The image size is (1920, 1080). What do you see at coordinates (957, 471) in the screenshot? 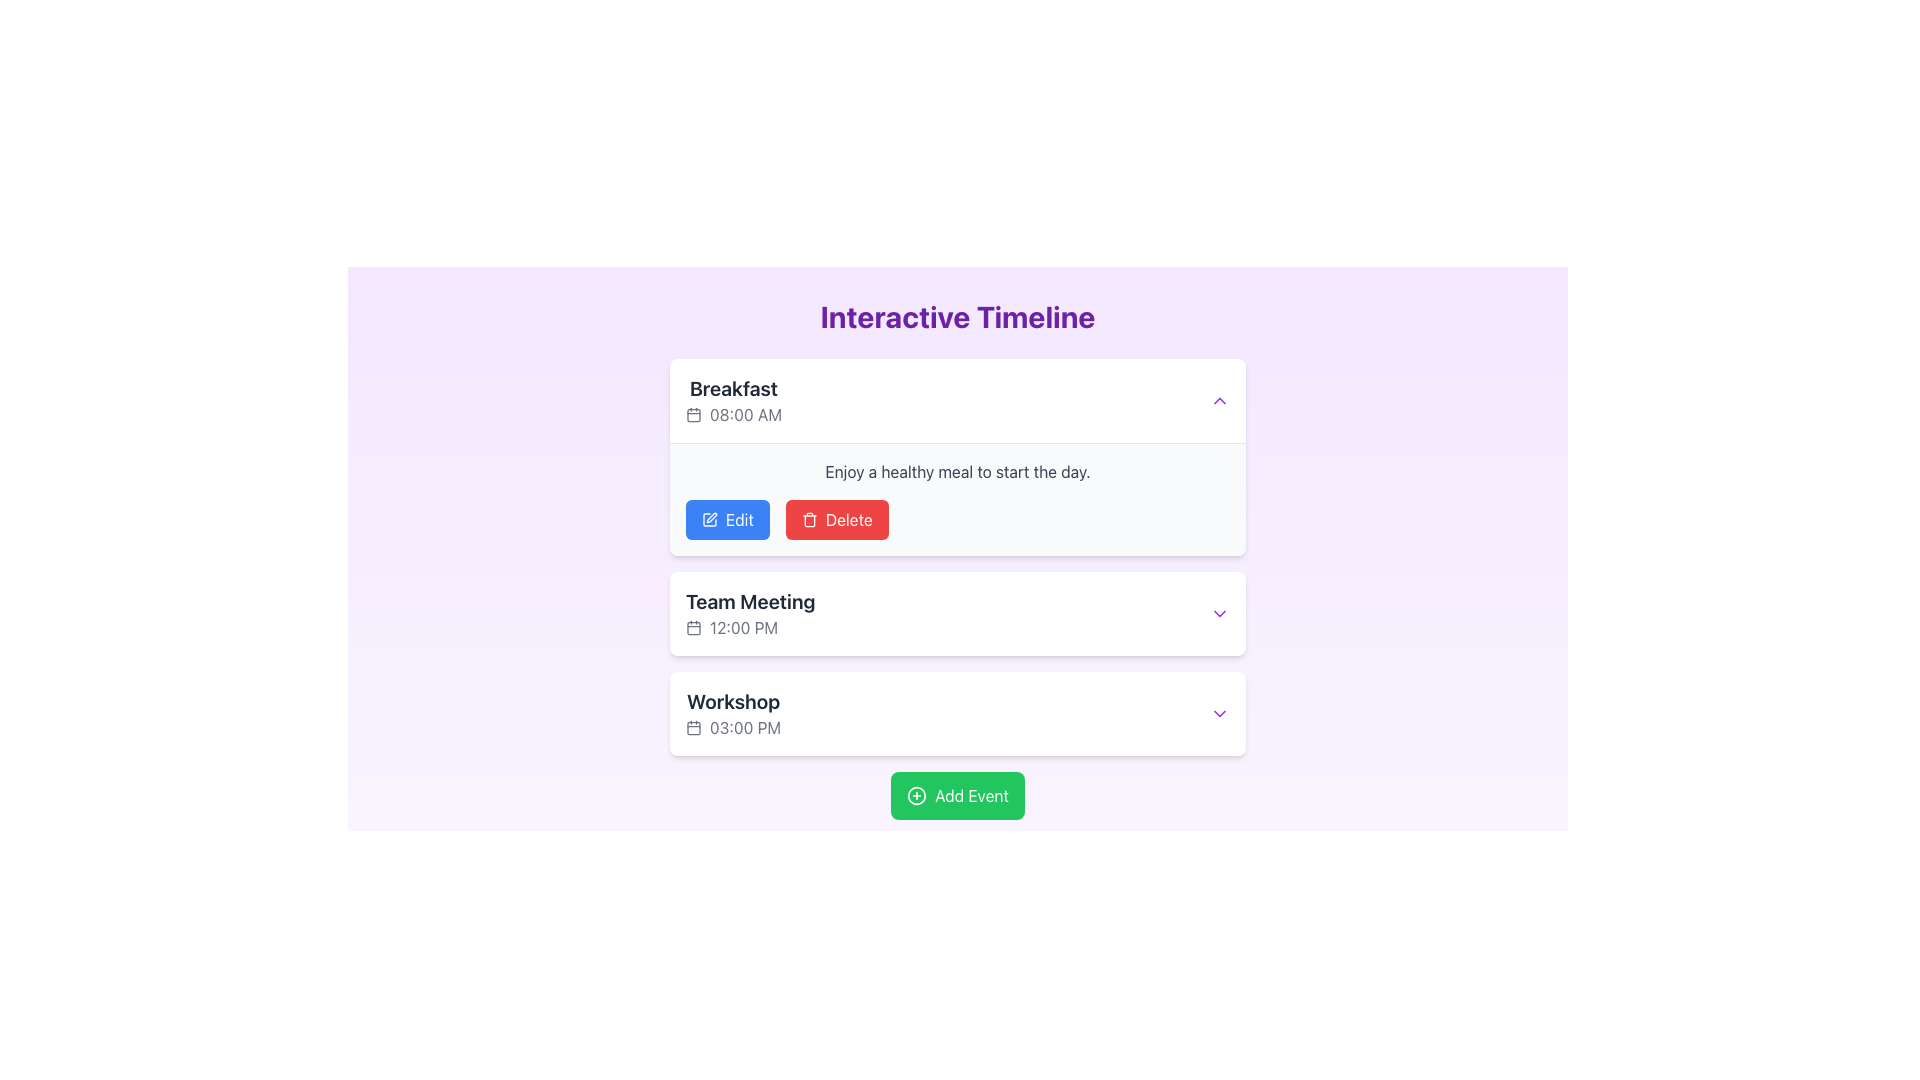
I see `static text element describing the 'Breakfast' event, which is located above the 'Edit' and 'Delete' buttons in the first event entry block of the timeline interface` at bounding box center [957, 471].